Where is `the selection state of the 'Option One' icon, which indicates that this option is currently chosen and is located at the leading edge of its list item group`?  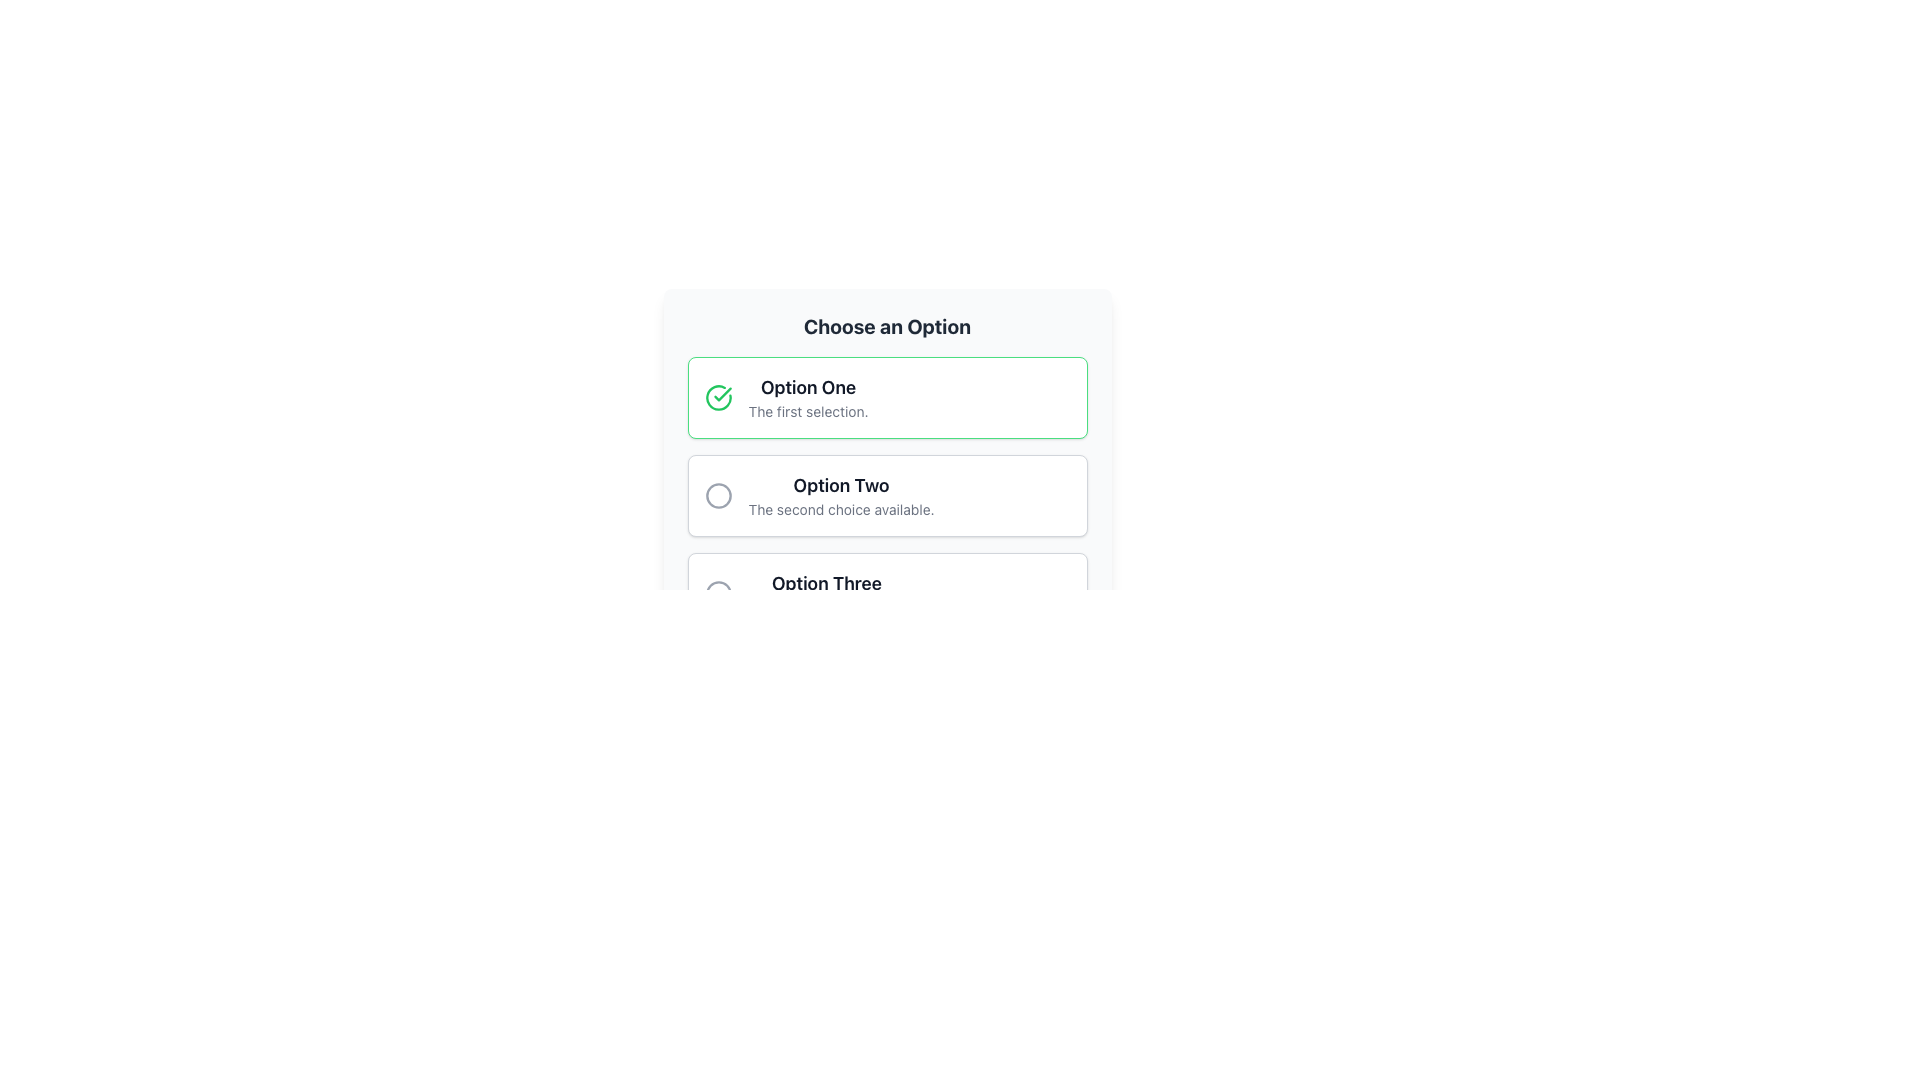 the selection state of the 'Option One' icon, which indicates that this option is currently chosen and is located at the leading edge of its list item group is located at coordinates (718, 397).